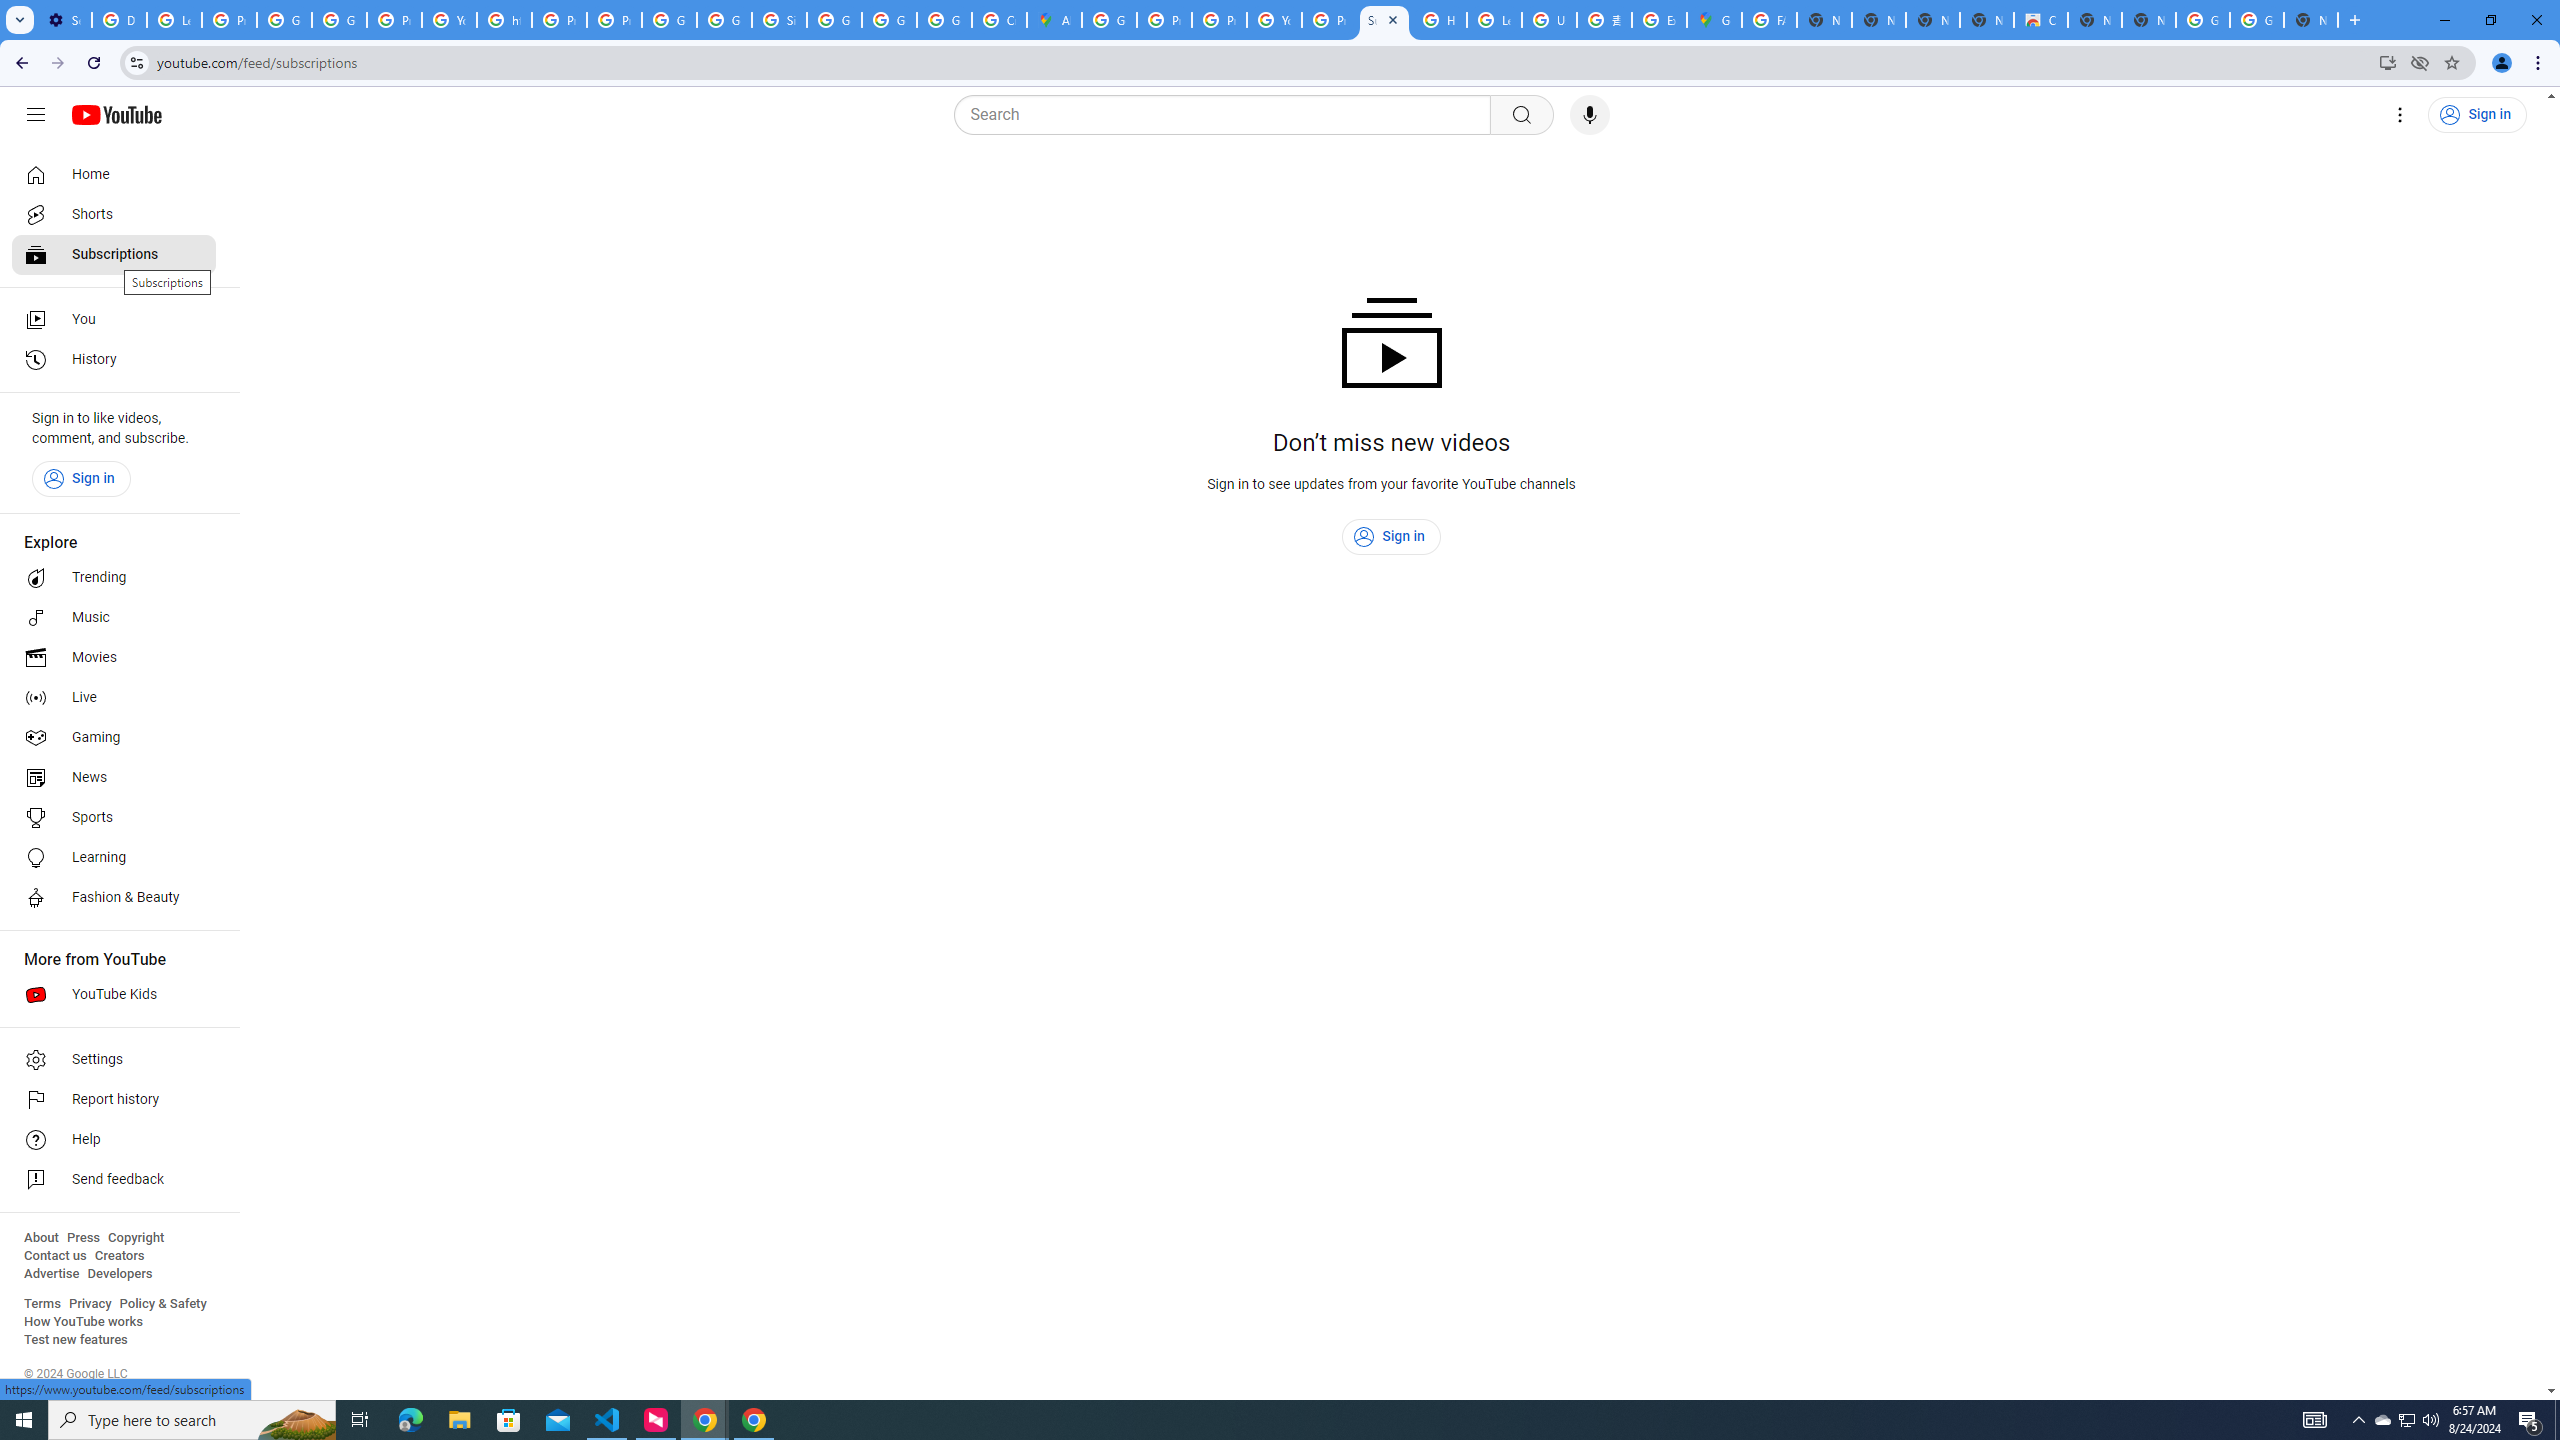  What do you see at coordinates (113, 253) in the screenshot?
I see `'Subscriptions'` at bounding box center [113, 253].